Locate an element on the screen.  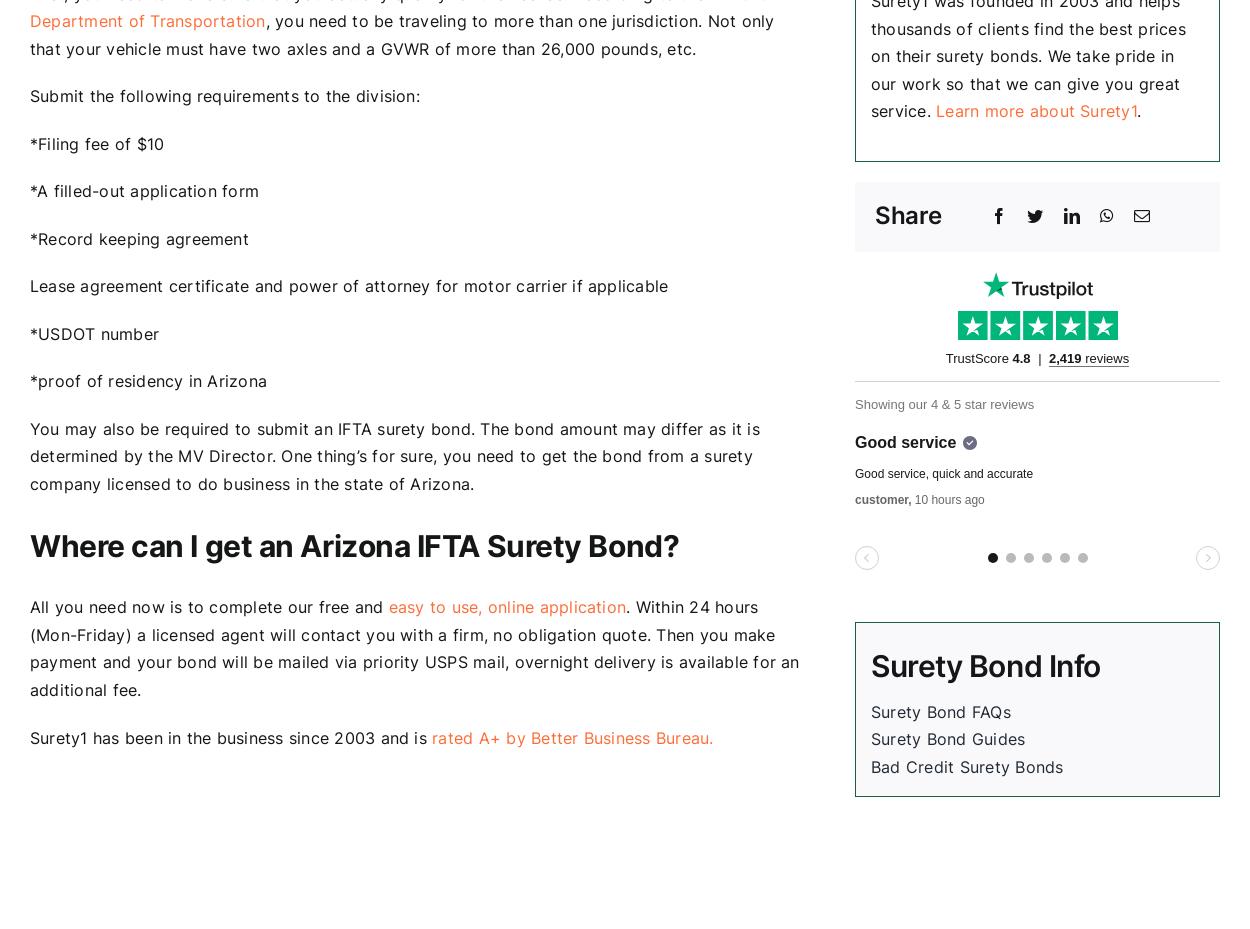
'.' is located at coordinates (1136, 111).